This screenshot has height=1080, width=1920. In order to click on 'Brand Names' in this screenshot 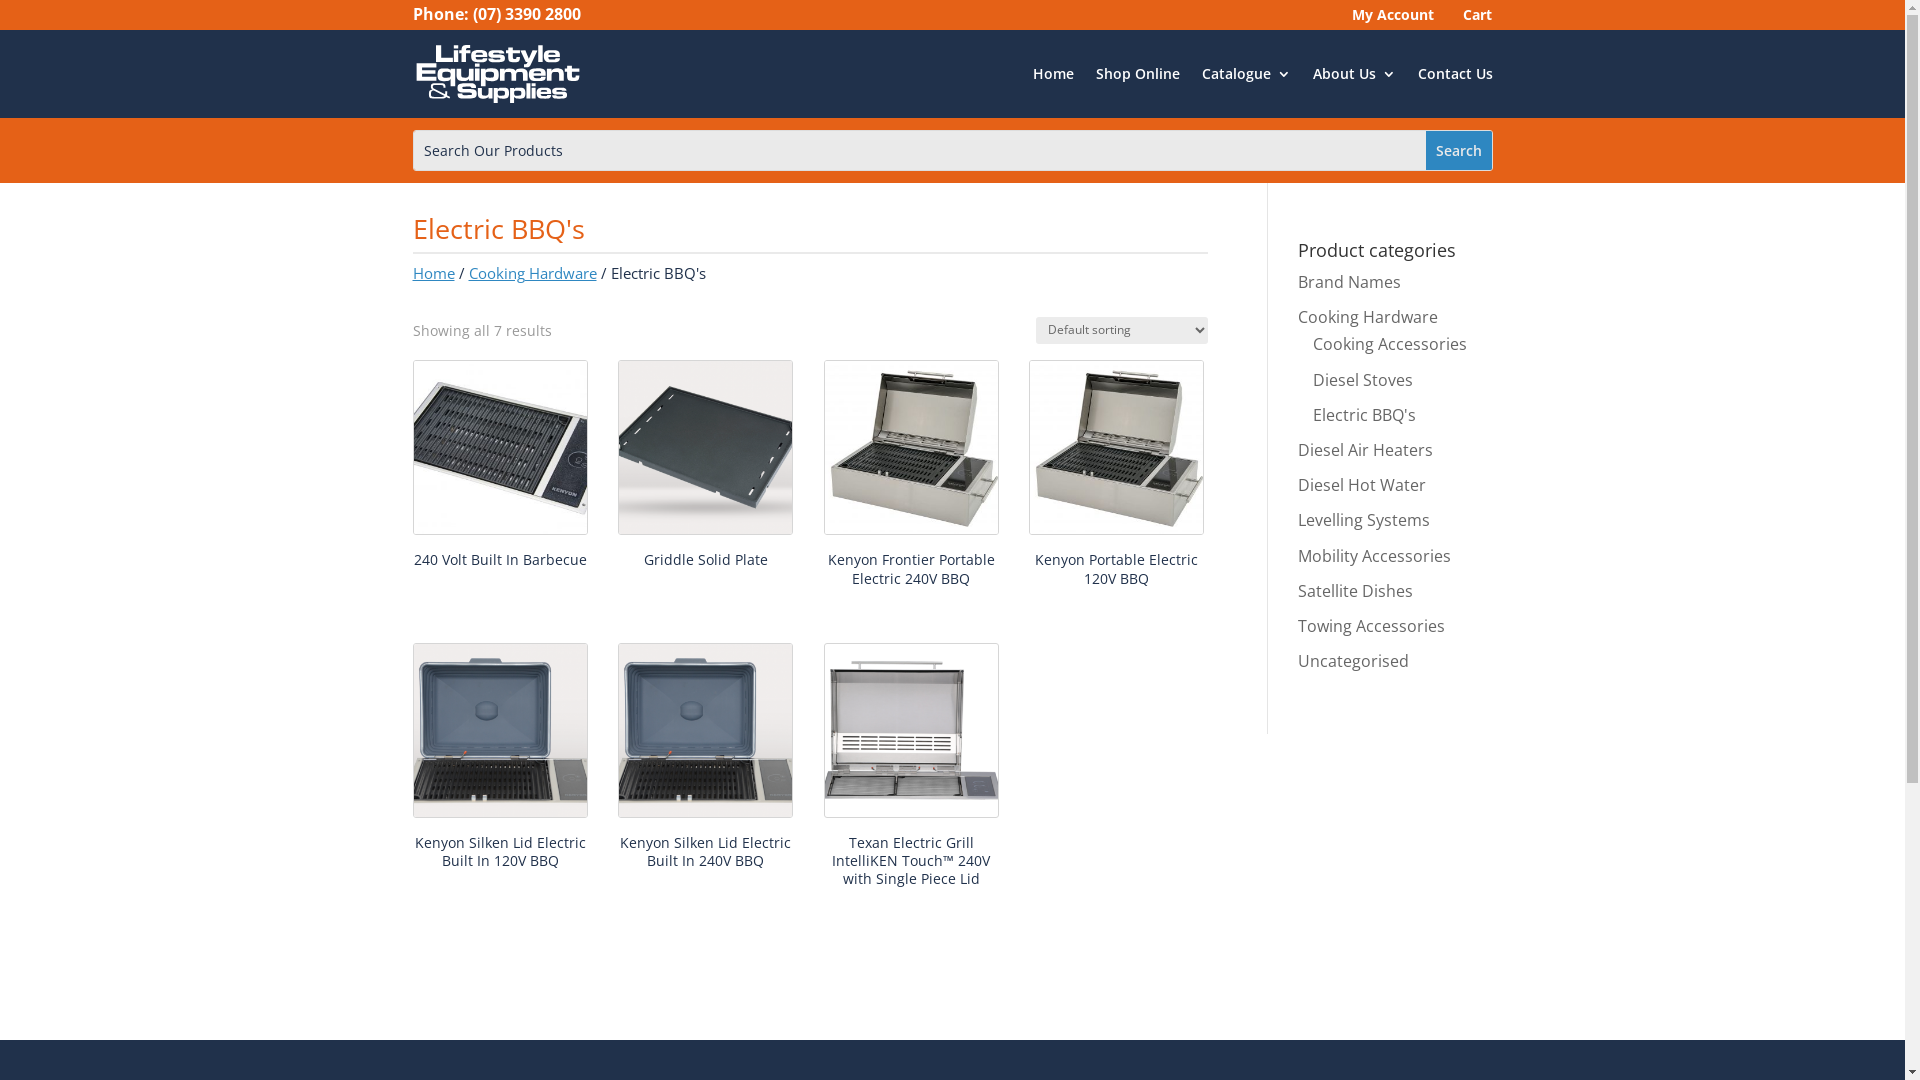, I will do `click(1349, 281)`.